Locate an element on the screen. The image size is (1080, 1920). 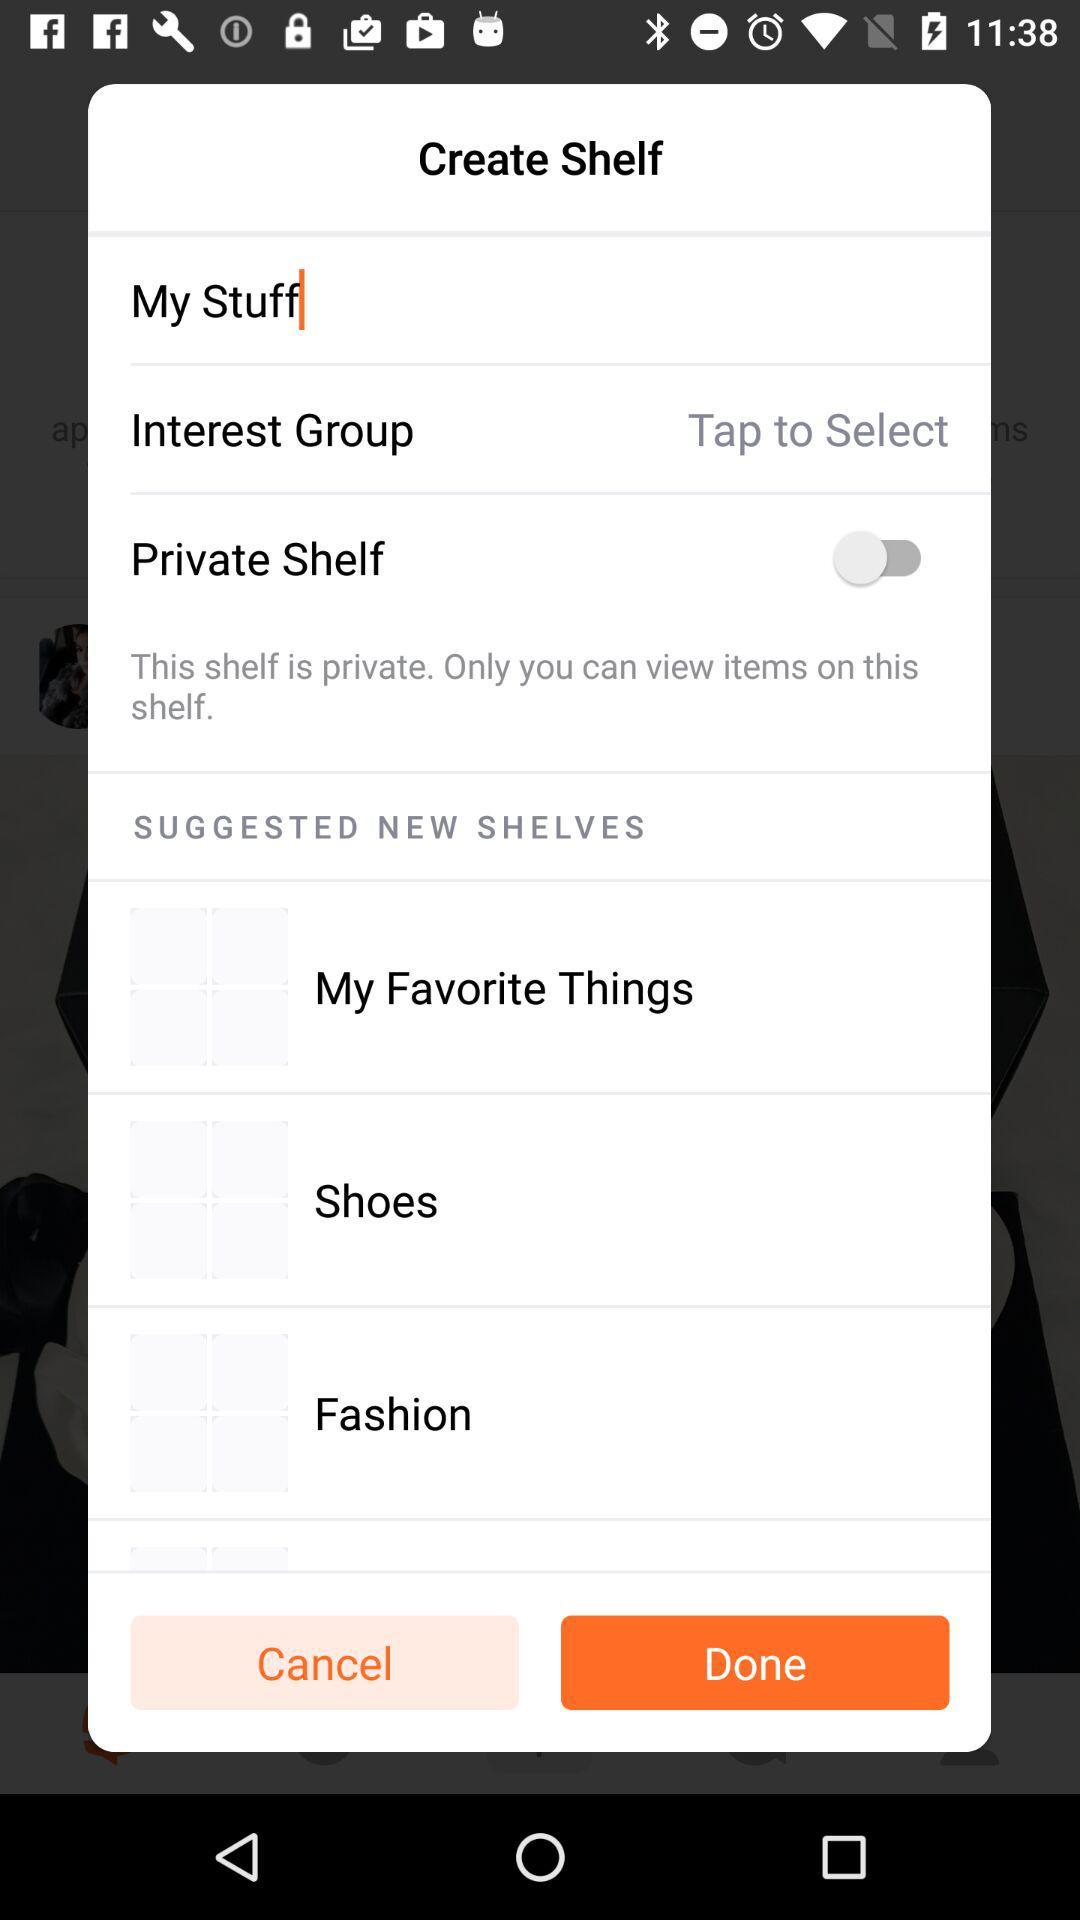
on is located at coordinates (886, 557).